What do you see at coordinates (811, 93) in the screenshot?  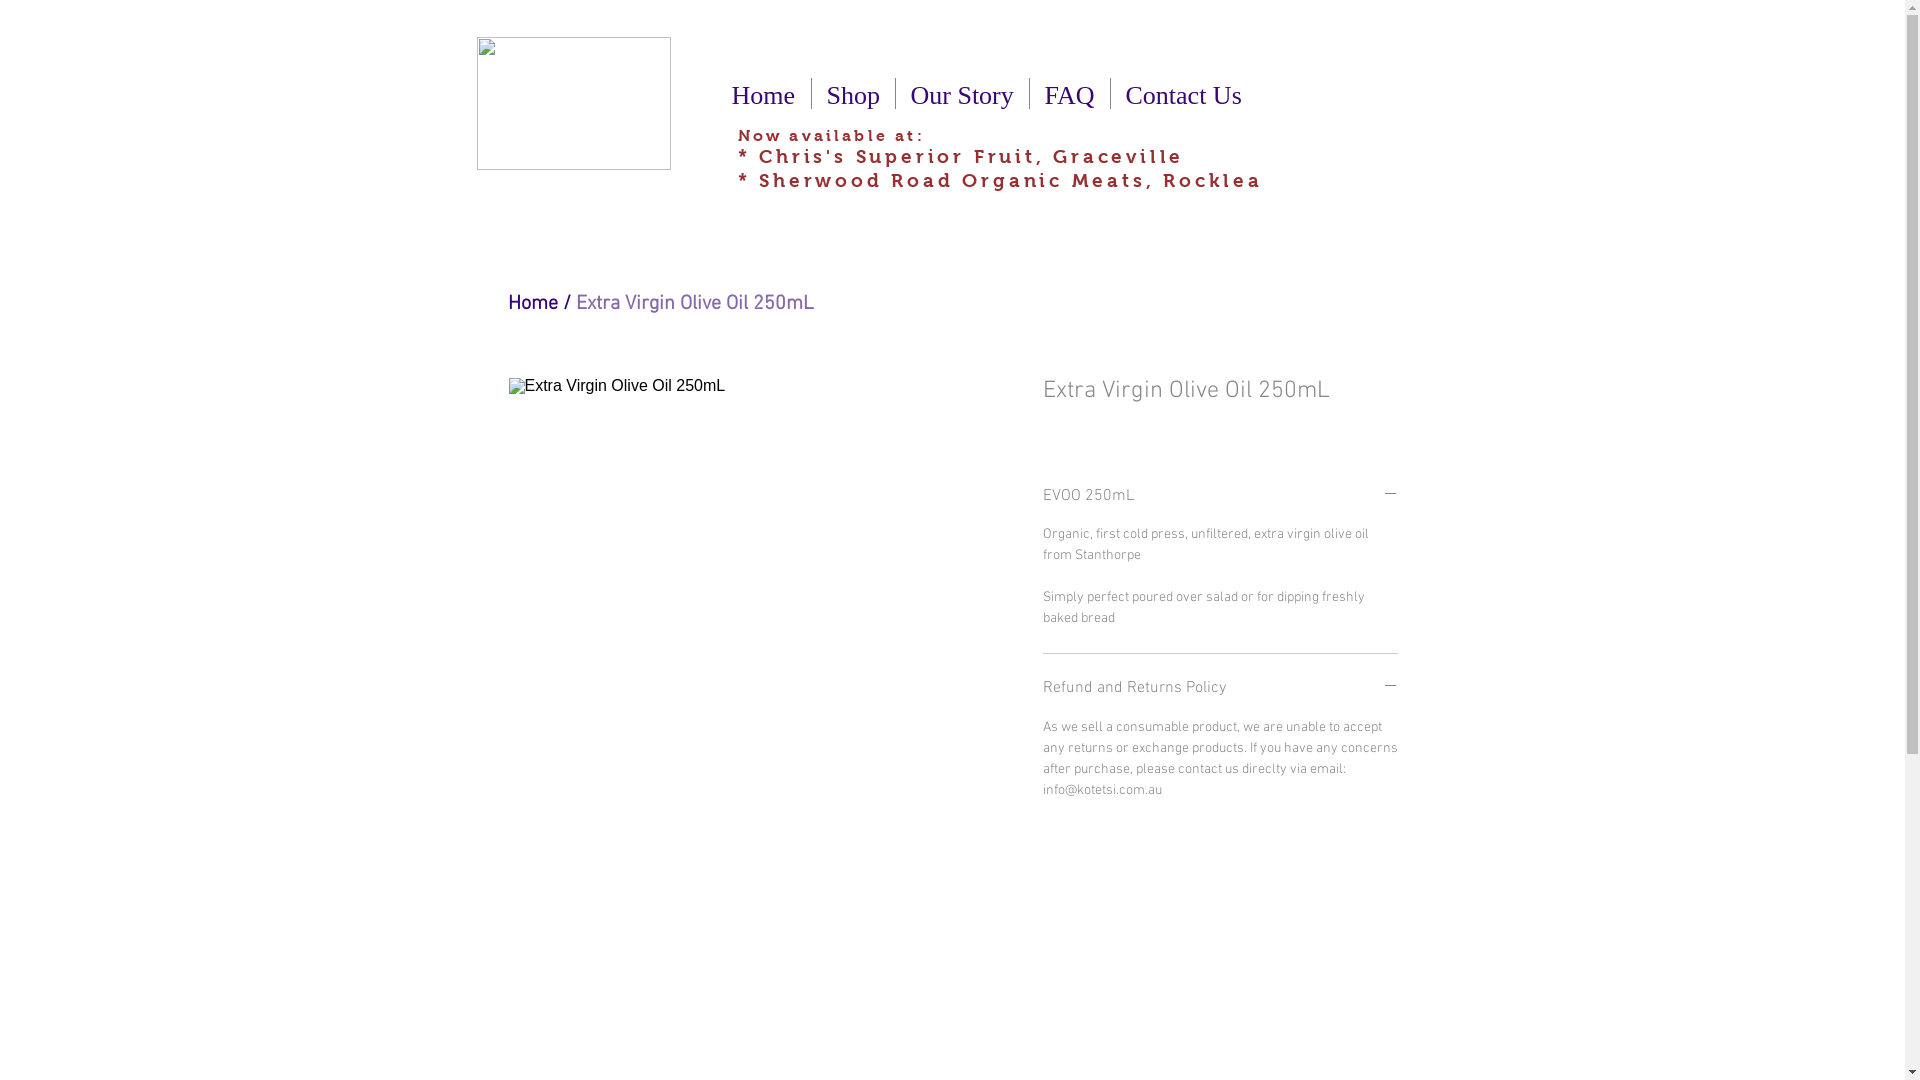 I see `'Shop'` at bounding box center [811, 93].